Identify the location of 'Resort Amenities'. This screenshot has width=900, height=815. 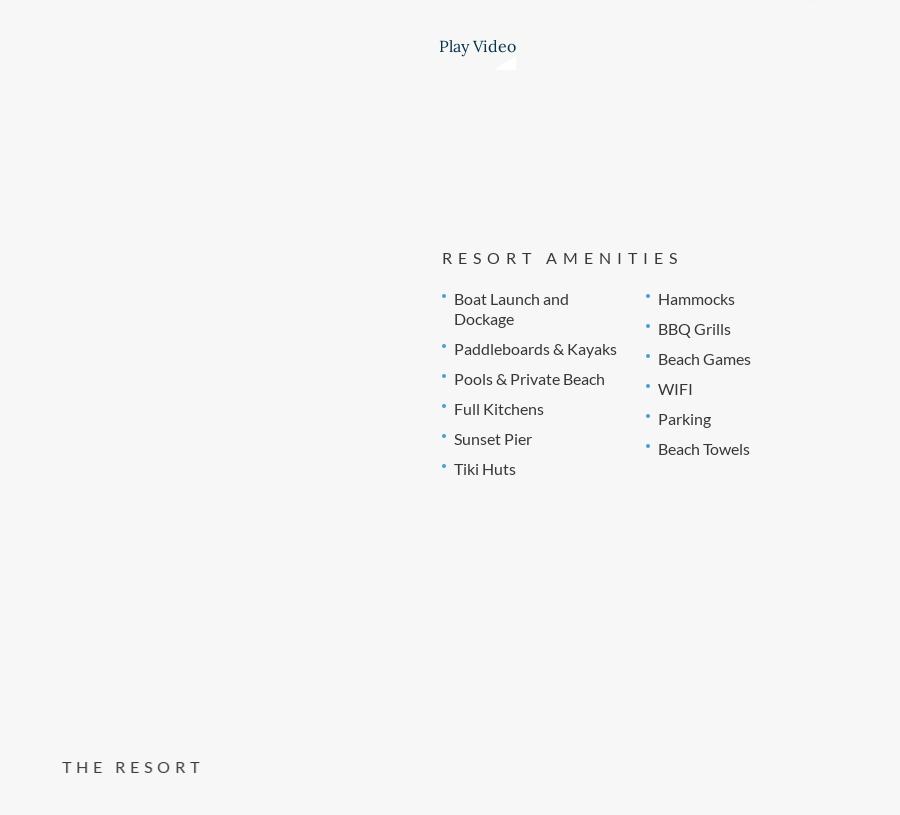
(560, 256).